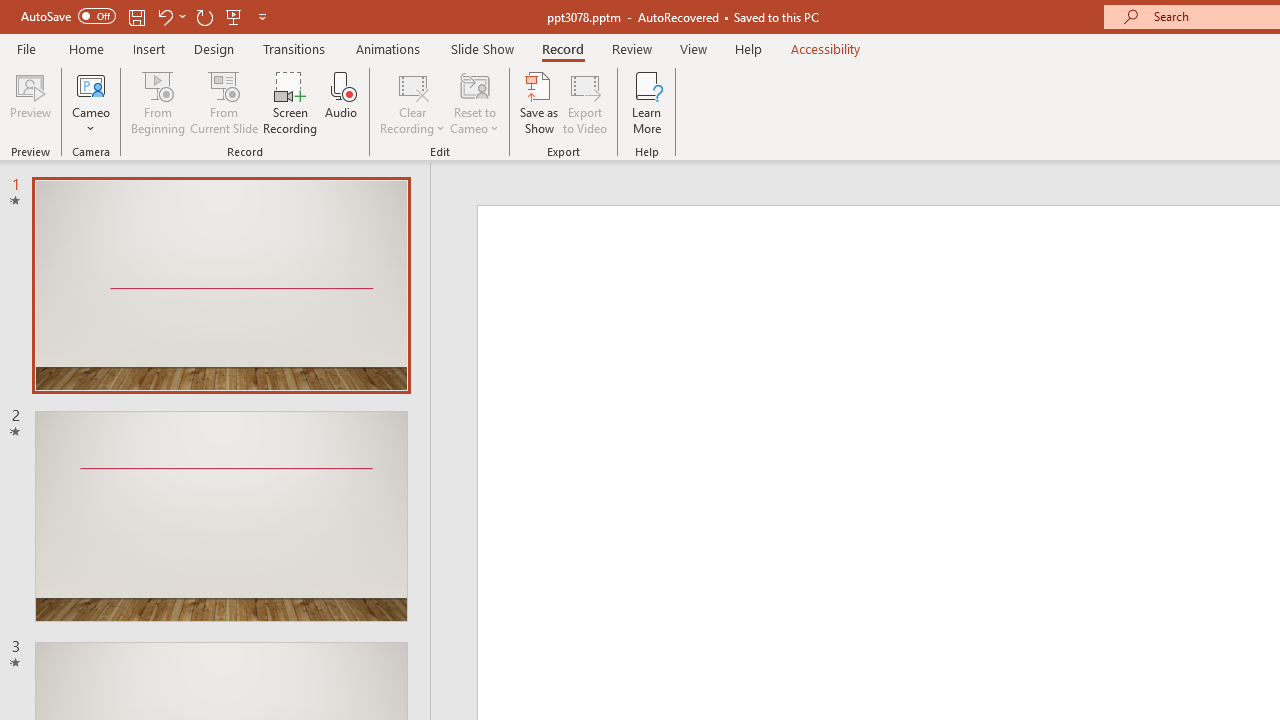 Image resolution: width=1280 pixels, height=720 pixels. What do you see at coordinates (584, 103) in the screenshot?
I see `'Export to Video'` at bounding box center [584, 103].